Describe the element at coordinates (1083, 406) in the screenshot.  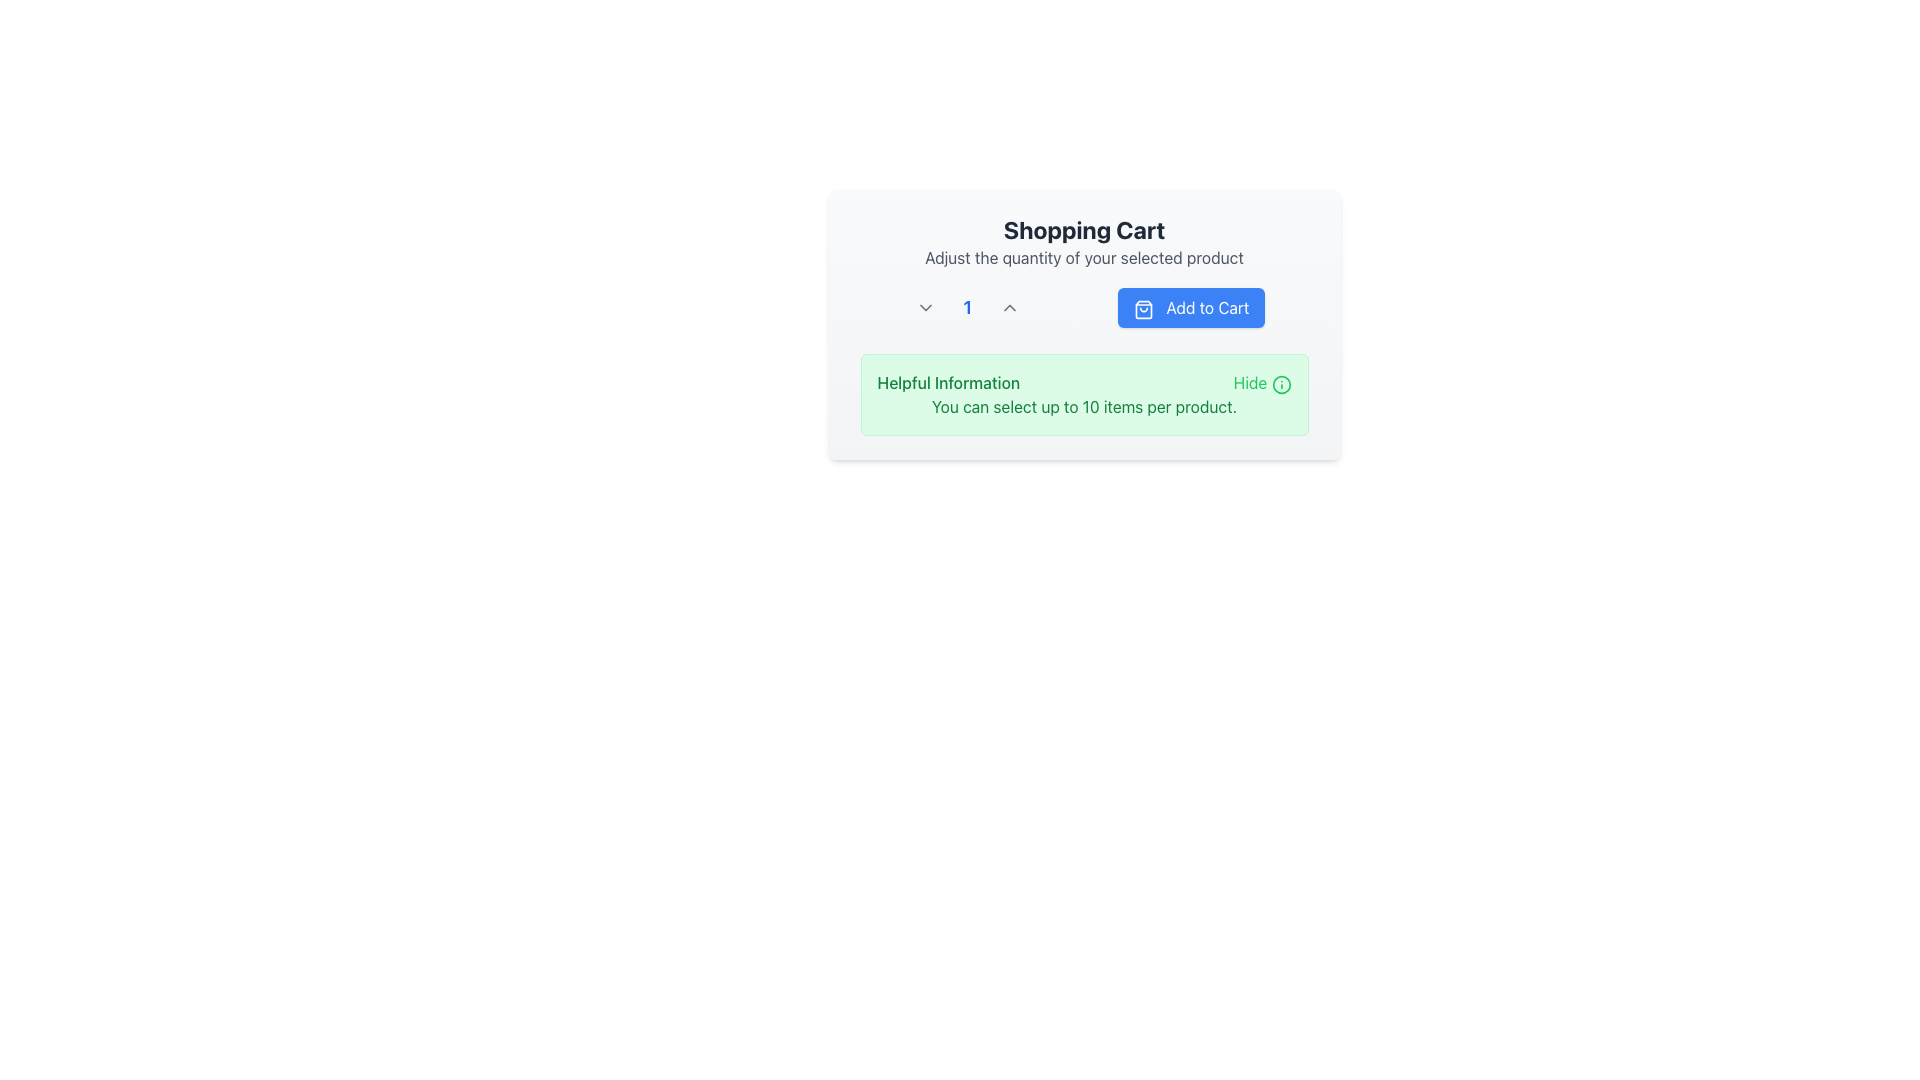
I see `the informational text label that reads 'You can select up to 10 items per product.' located in the lower part of the 'Helpful Information' section` at that location.